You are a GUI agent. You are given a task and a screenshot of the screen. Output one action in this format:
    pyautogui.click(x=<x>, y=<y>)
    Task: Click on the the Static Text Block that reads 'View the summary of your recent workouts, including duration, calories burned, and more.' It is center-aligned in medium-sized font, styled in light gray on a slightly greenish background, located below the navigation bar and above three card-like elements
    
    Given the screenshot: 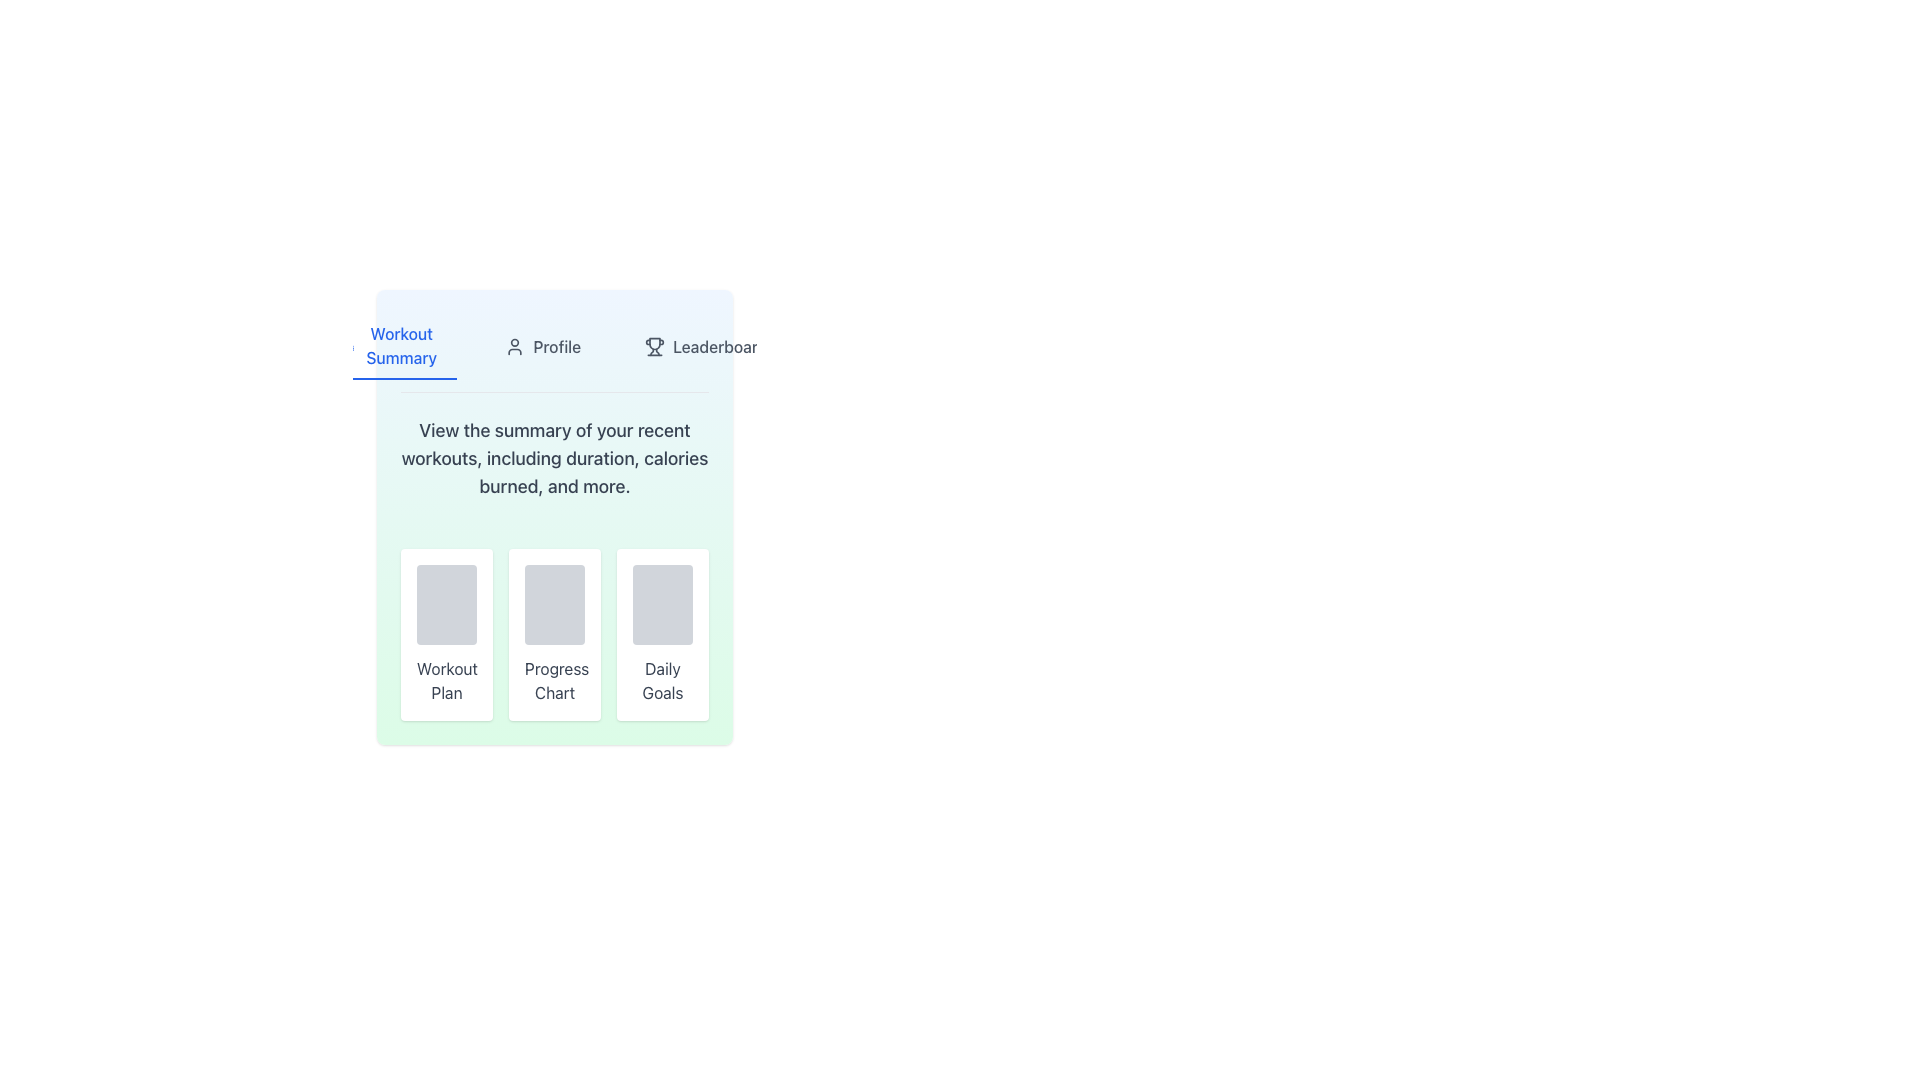 What is the action you would take?
    pyautogui.click(x=555, y=459)
    